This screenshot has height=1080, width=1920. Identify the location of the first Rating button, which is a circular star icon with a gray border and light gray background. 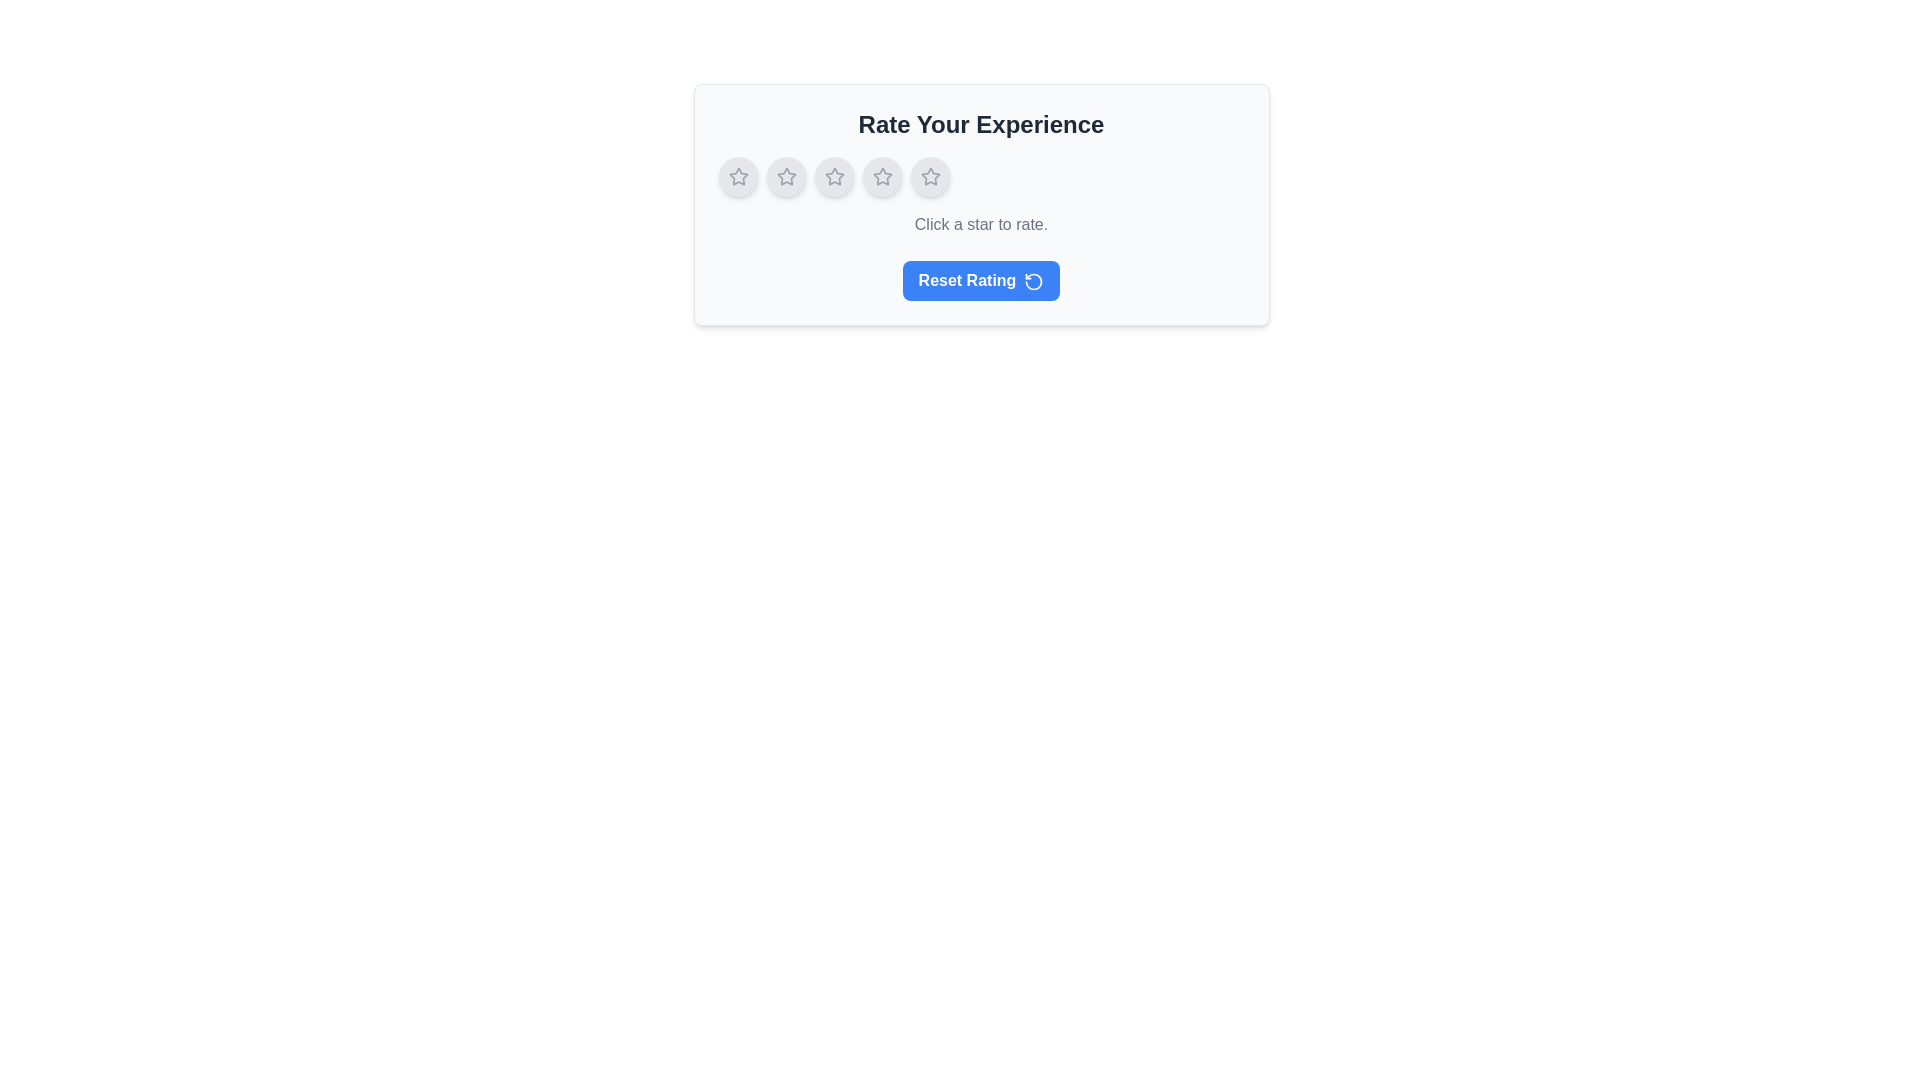
(737, 176).